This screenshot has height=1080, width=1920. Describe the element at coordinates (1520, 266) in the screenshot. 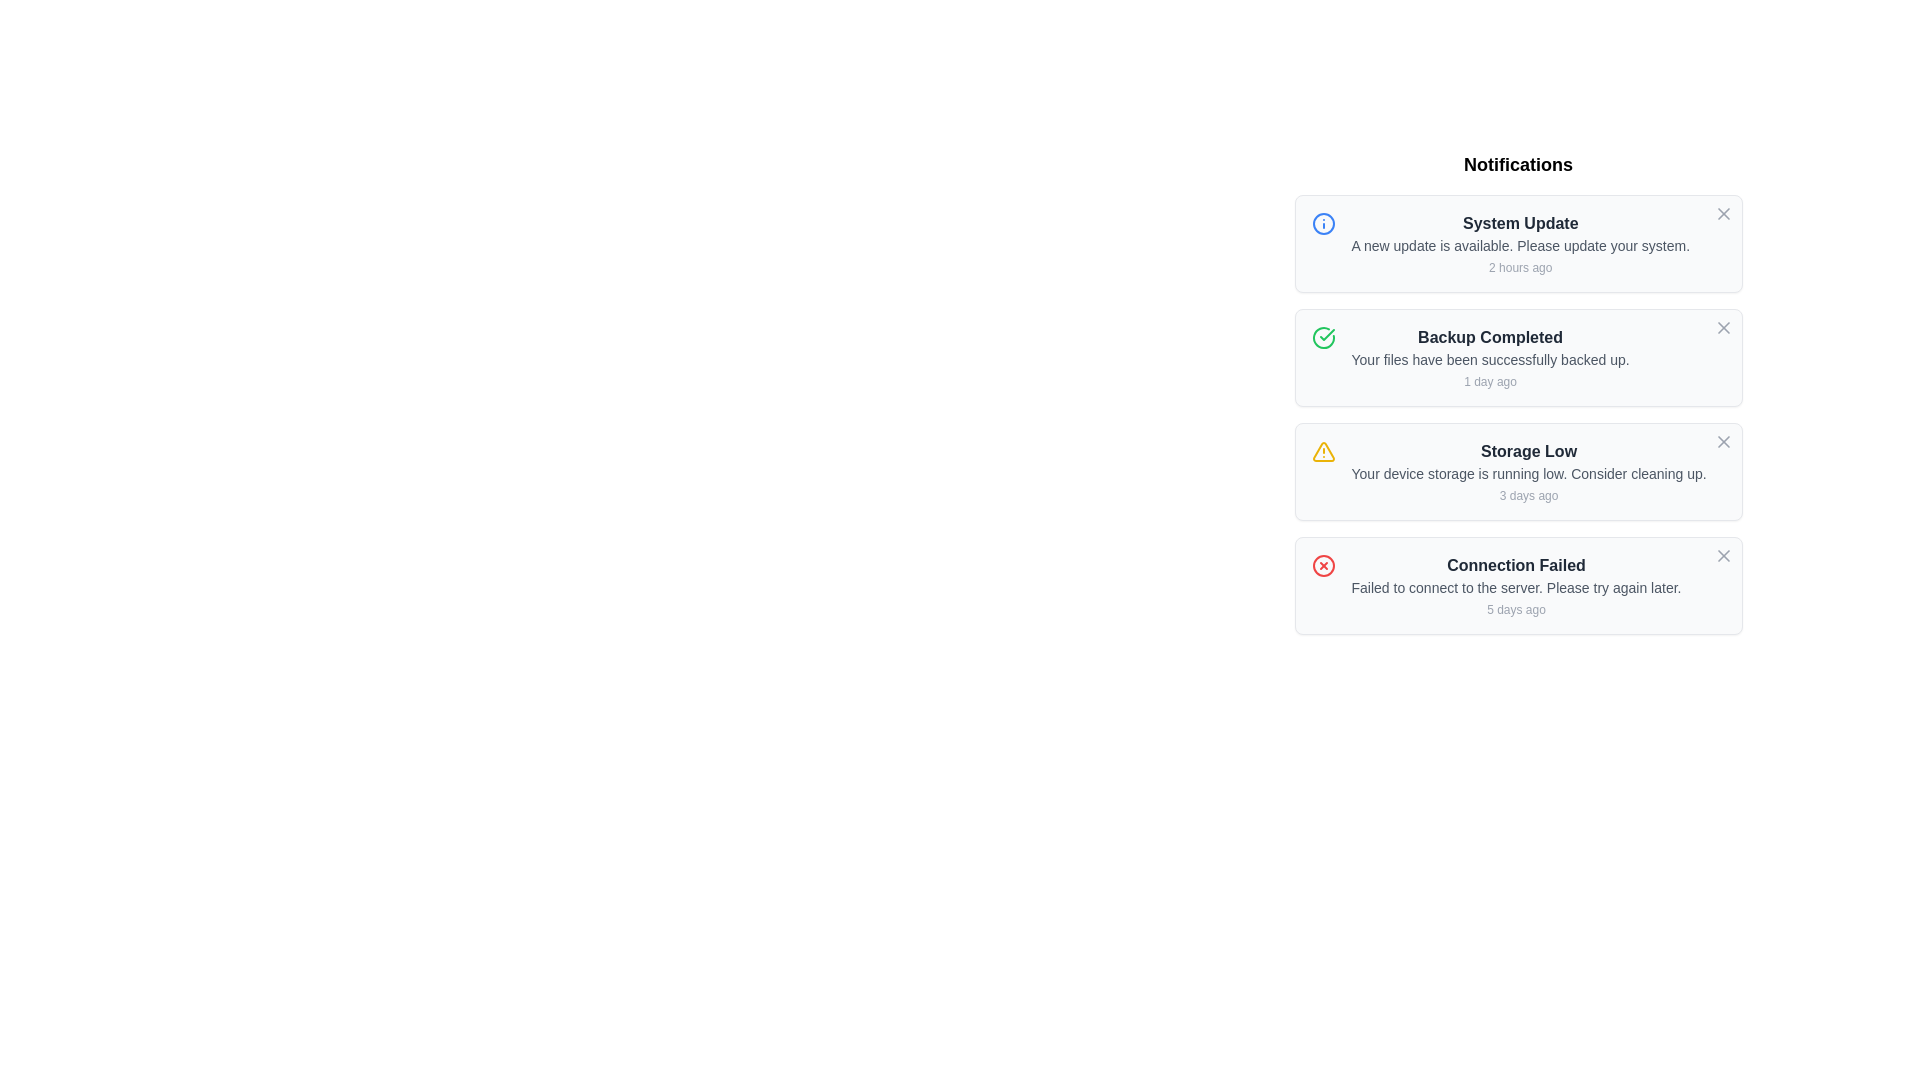

I see `the text label displaying '2 hours ago', which is positioned below the notification message 'A new update is available. Please update your system.'` at that location.